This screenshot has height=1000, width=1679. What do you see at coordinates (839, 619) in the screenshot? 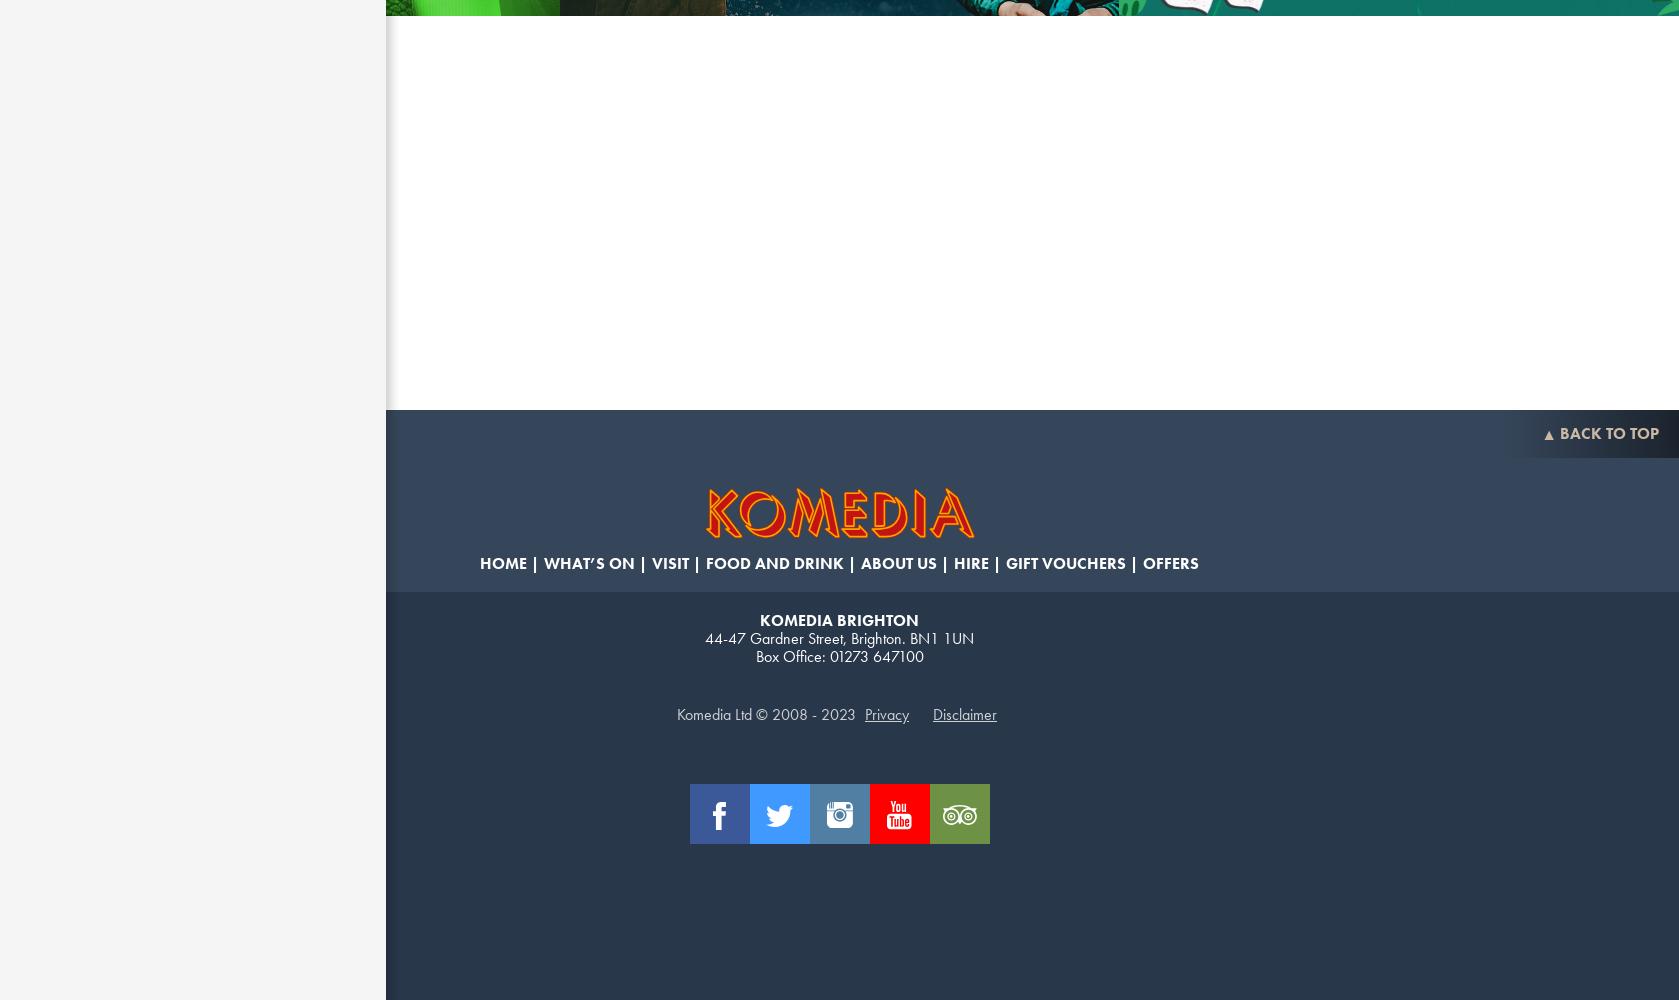
I see `'Komedia Brighton'` at bounding box center [839, 619].